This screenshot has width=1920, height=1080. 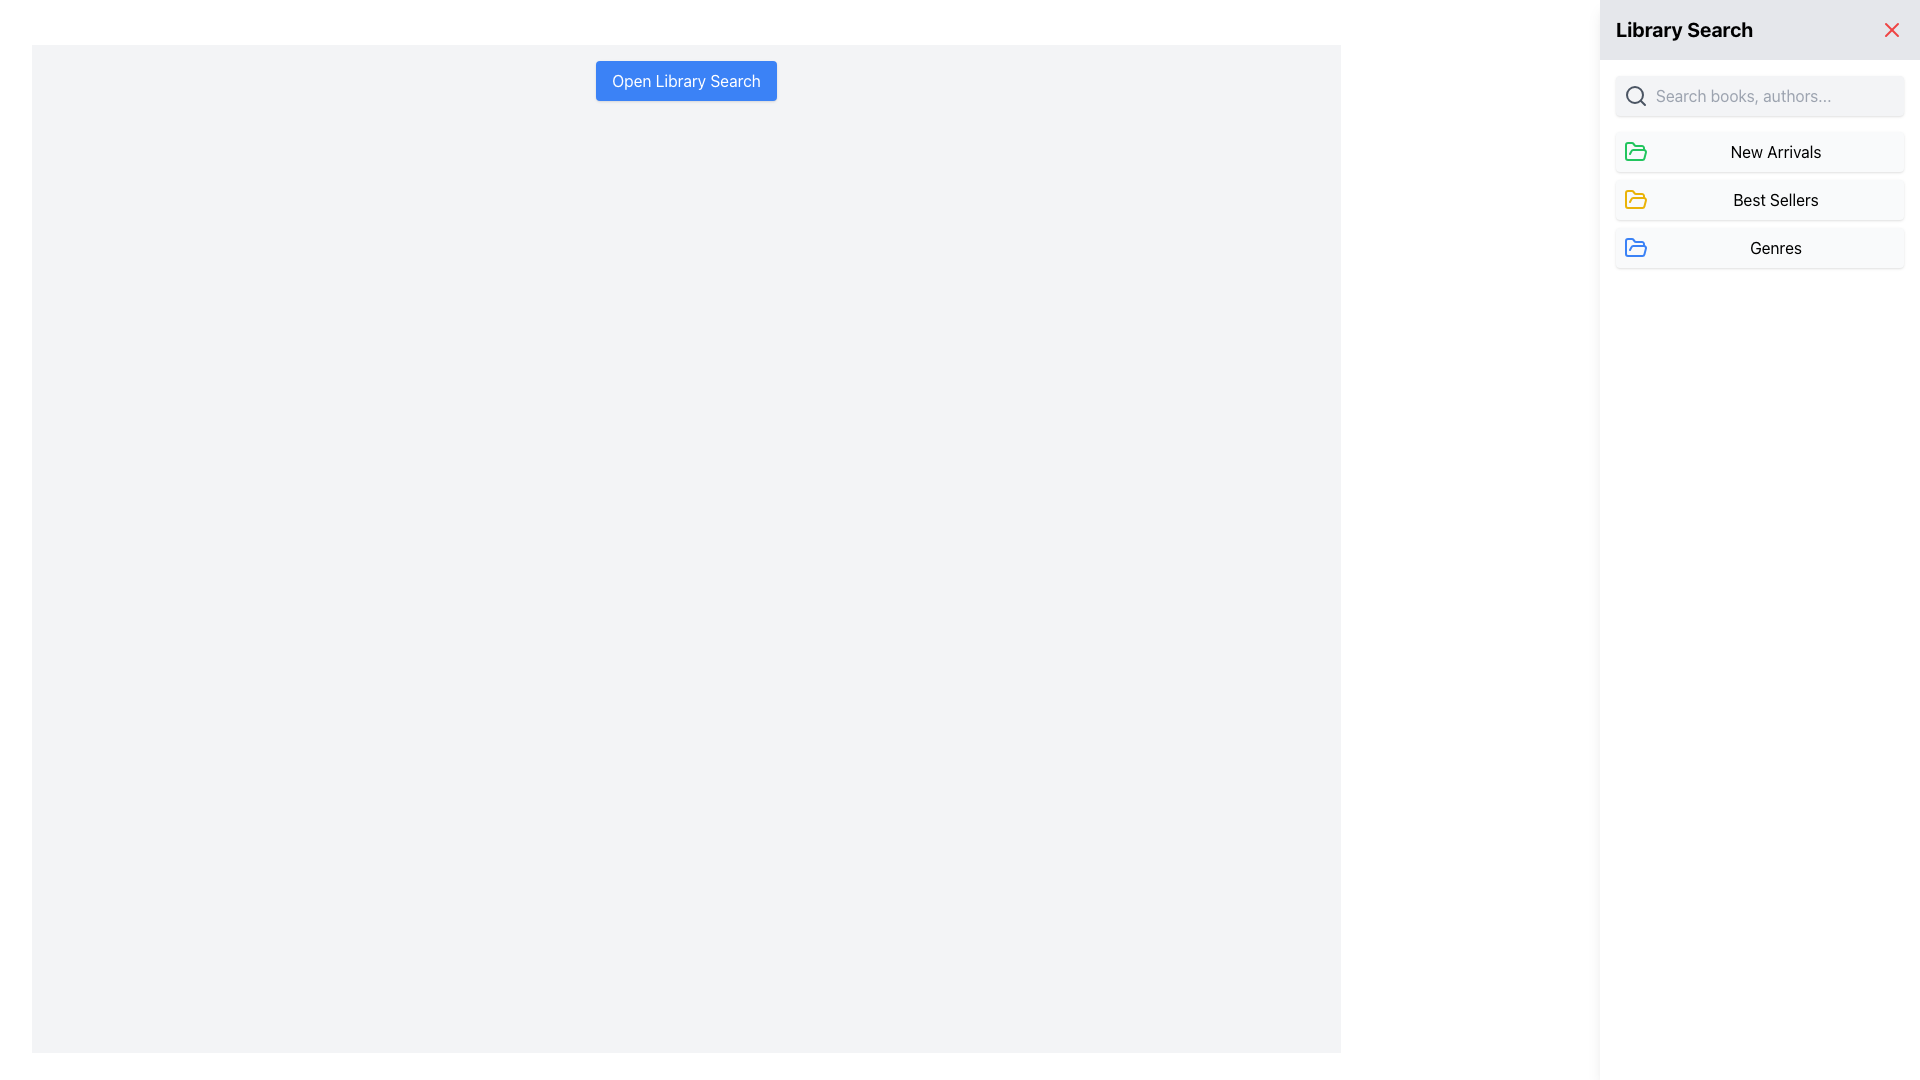 I want to click on the 'Genres' text label, which is the third entry in the vertical list within the 'Library Search' panel, located below the 'Best Sellers' entry, so click(x=1776, y=246).